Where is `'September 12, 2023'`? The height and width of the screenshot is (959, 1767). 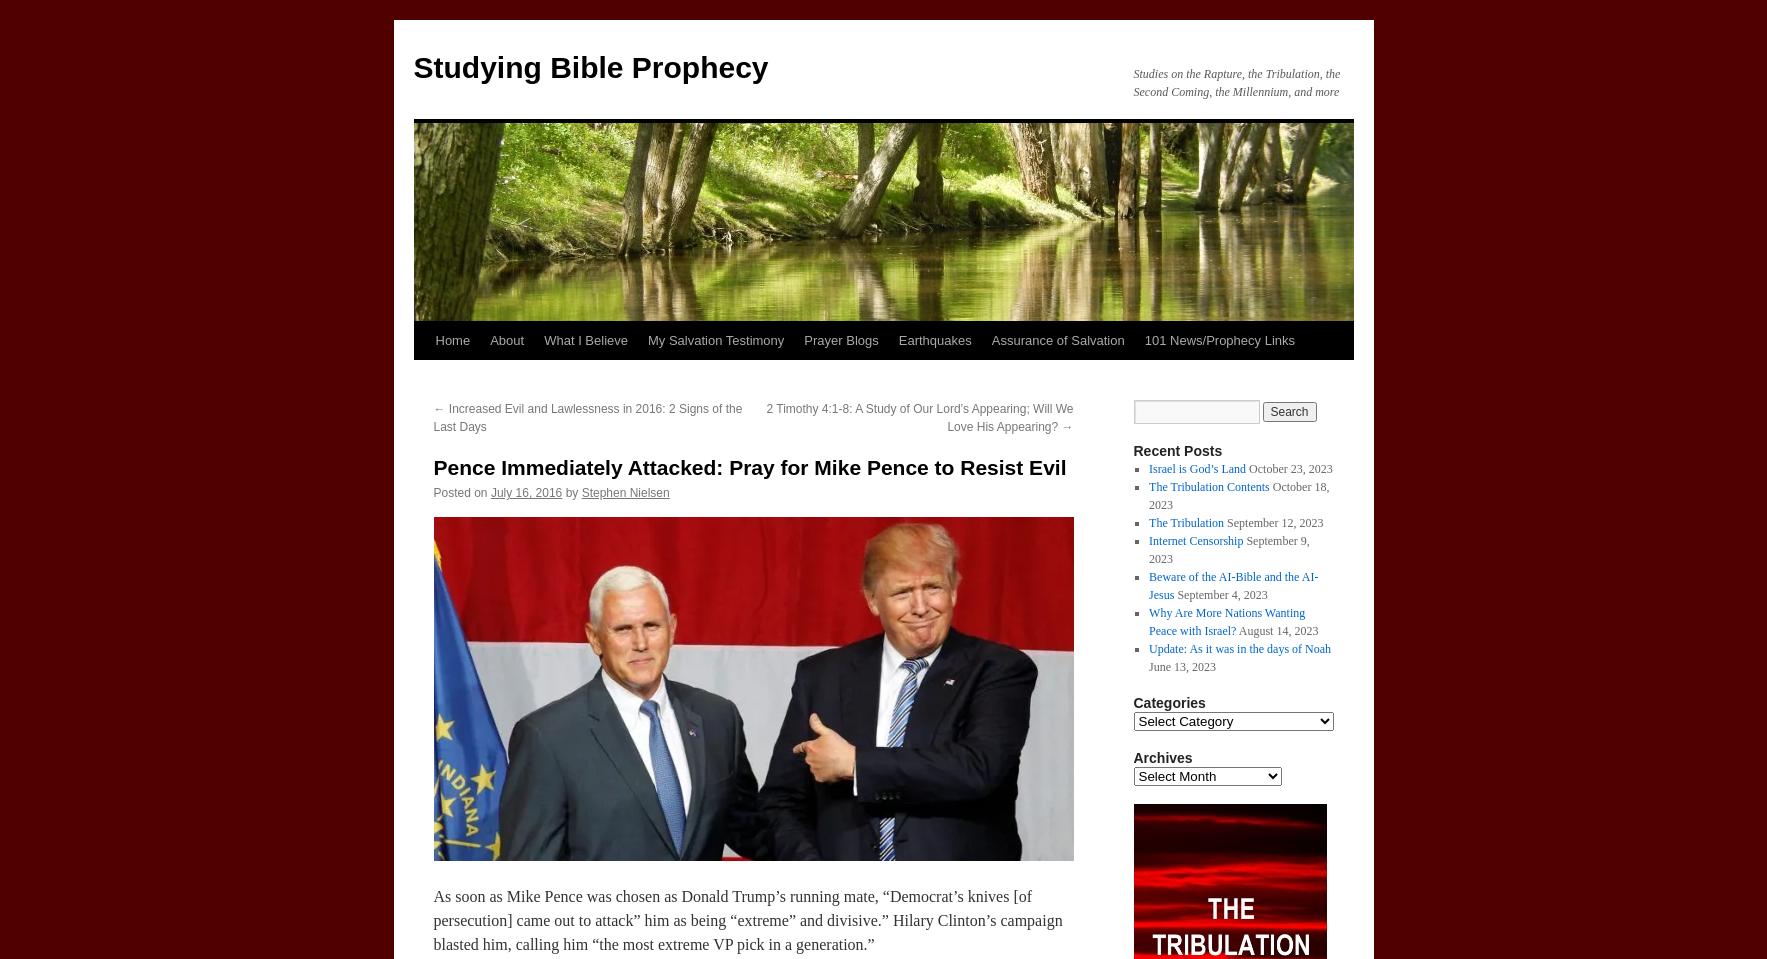 'September 12, 2023' is located at coordinates (1274, 523).